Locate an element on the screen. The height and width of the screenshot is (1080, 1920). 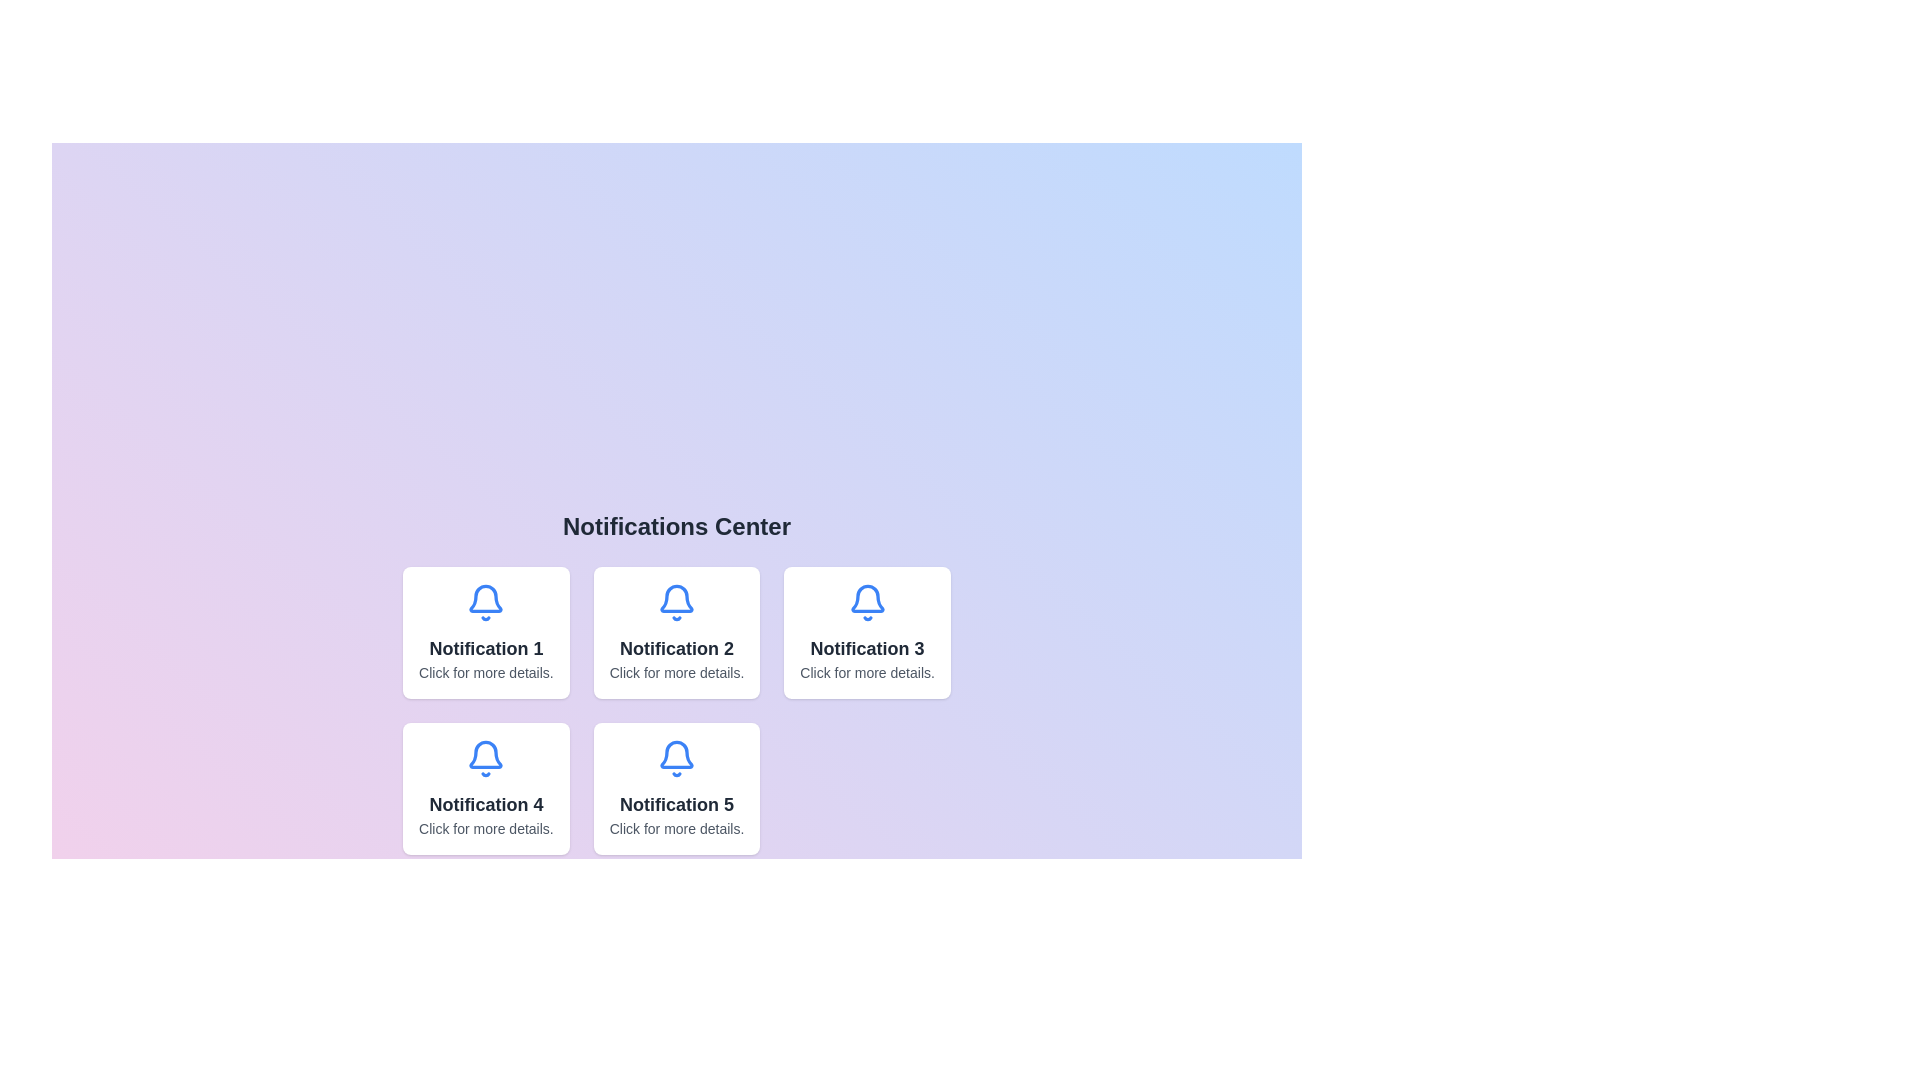
the notification bell icon located at the top center of the second notification card in a grid of five cards, which serves as a visual cue for alerts is located at coordinates (676, 597).